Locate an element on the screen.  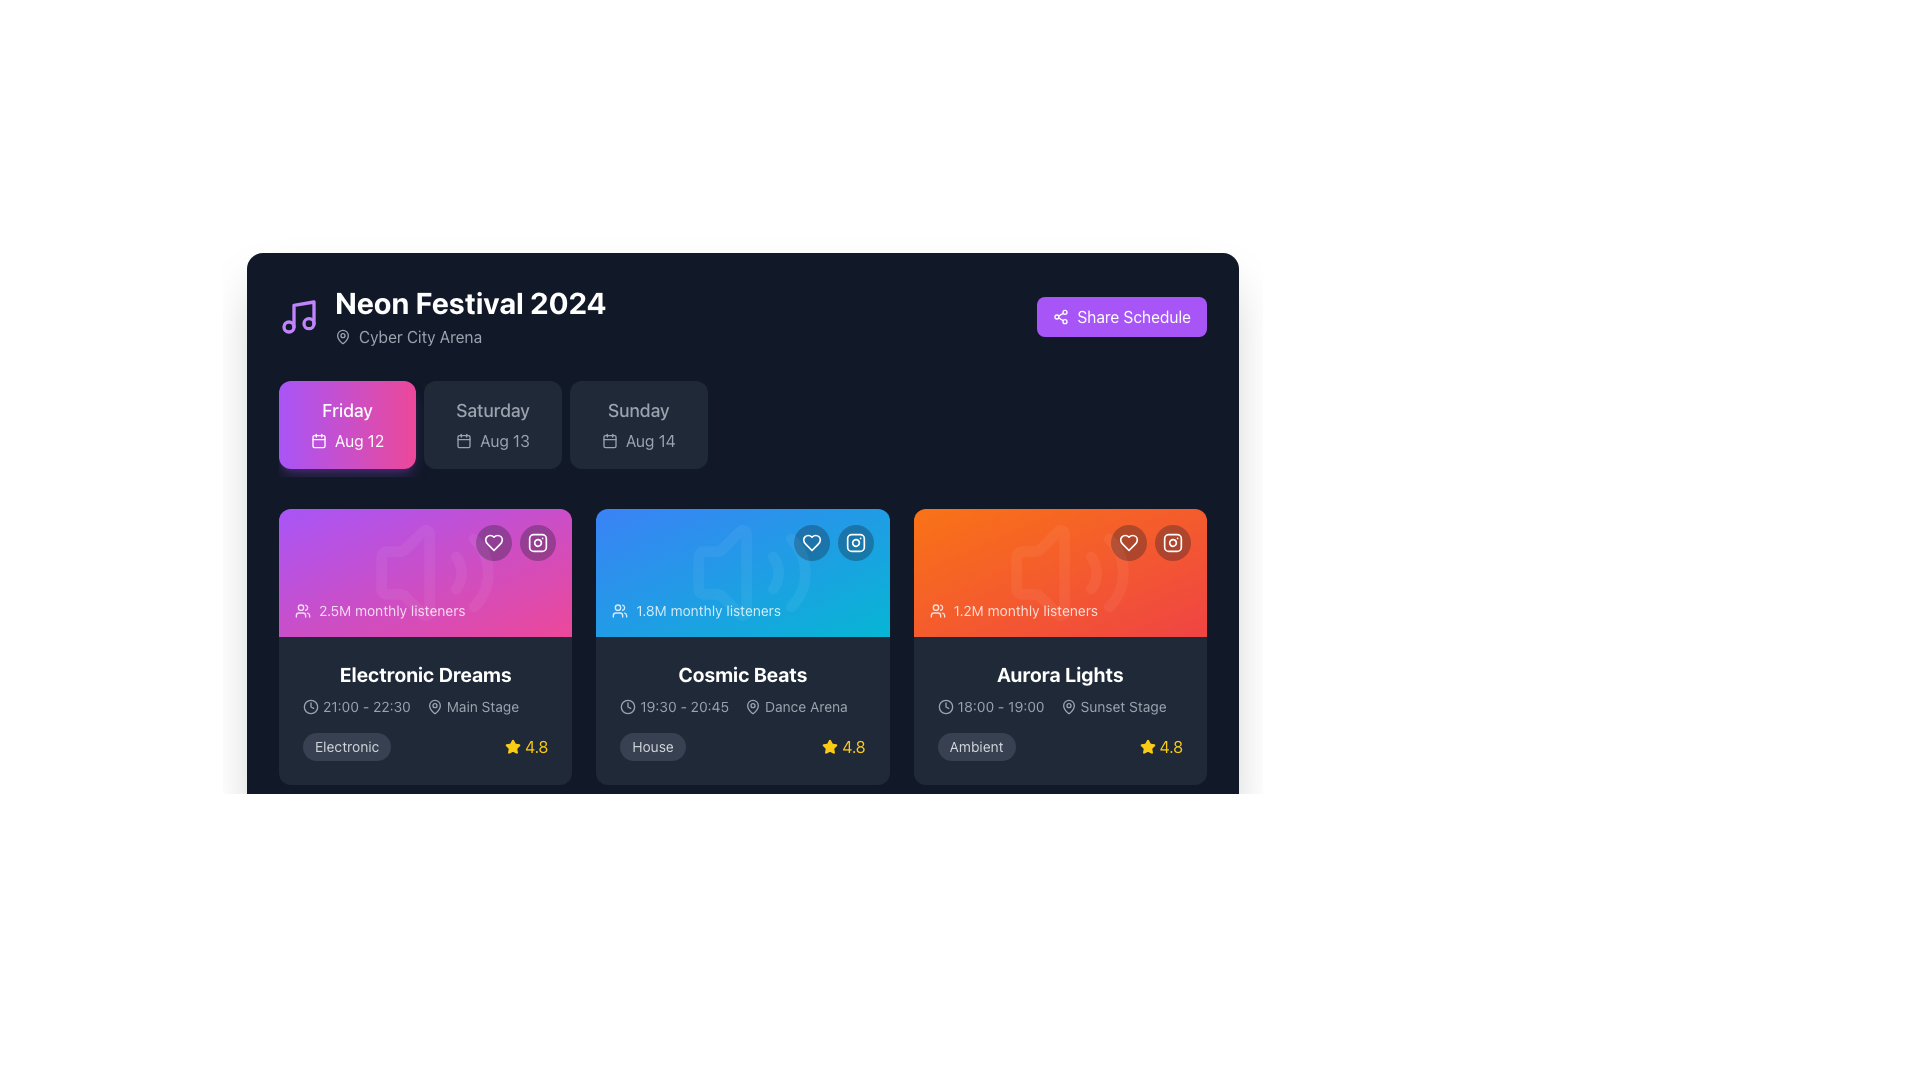
the 'Main Stage' label located in the bottom-left section of the 'Electronic Dreams' card, positioned below the main title and to the right of the time range '21:00 - 22:30' is located at coordinates (471, 705).